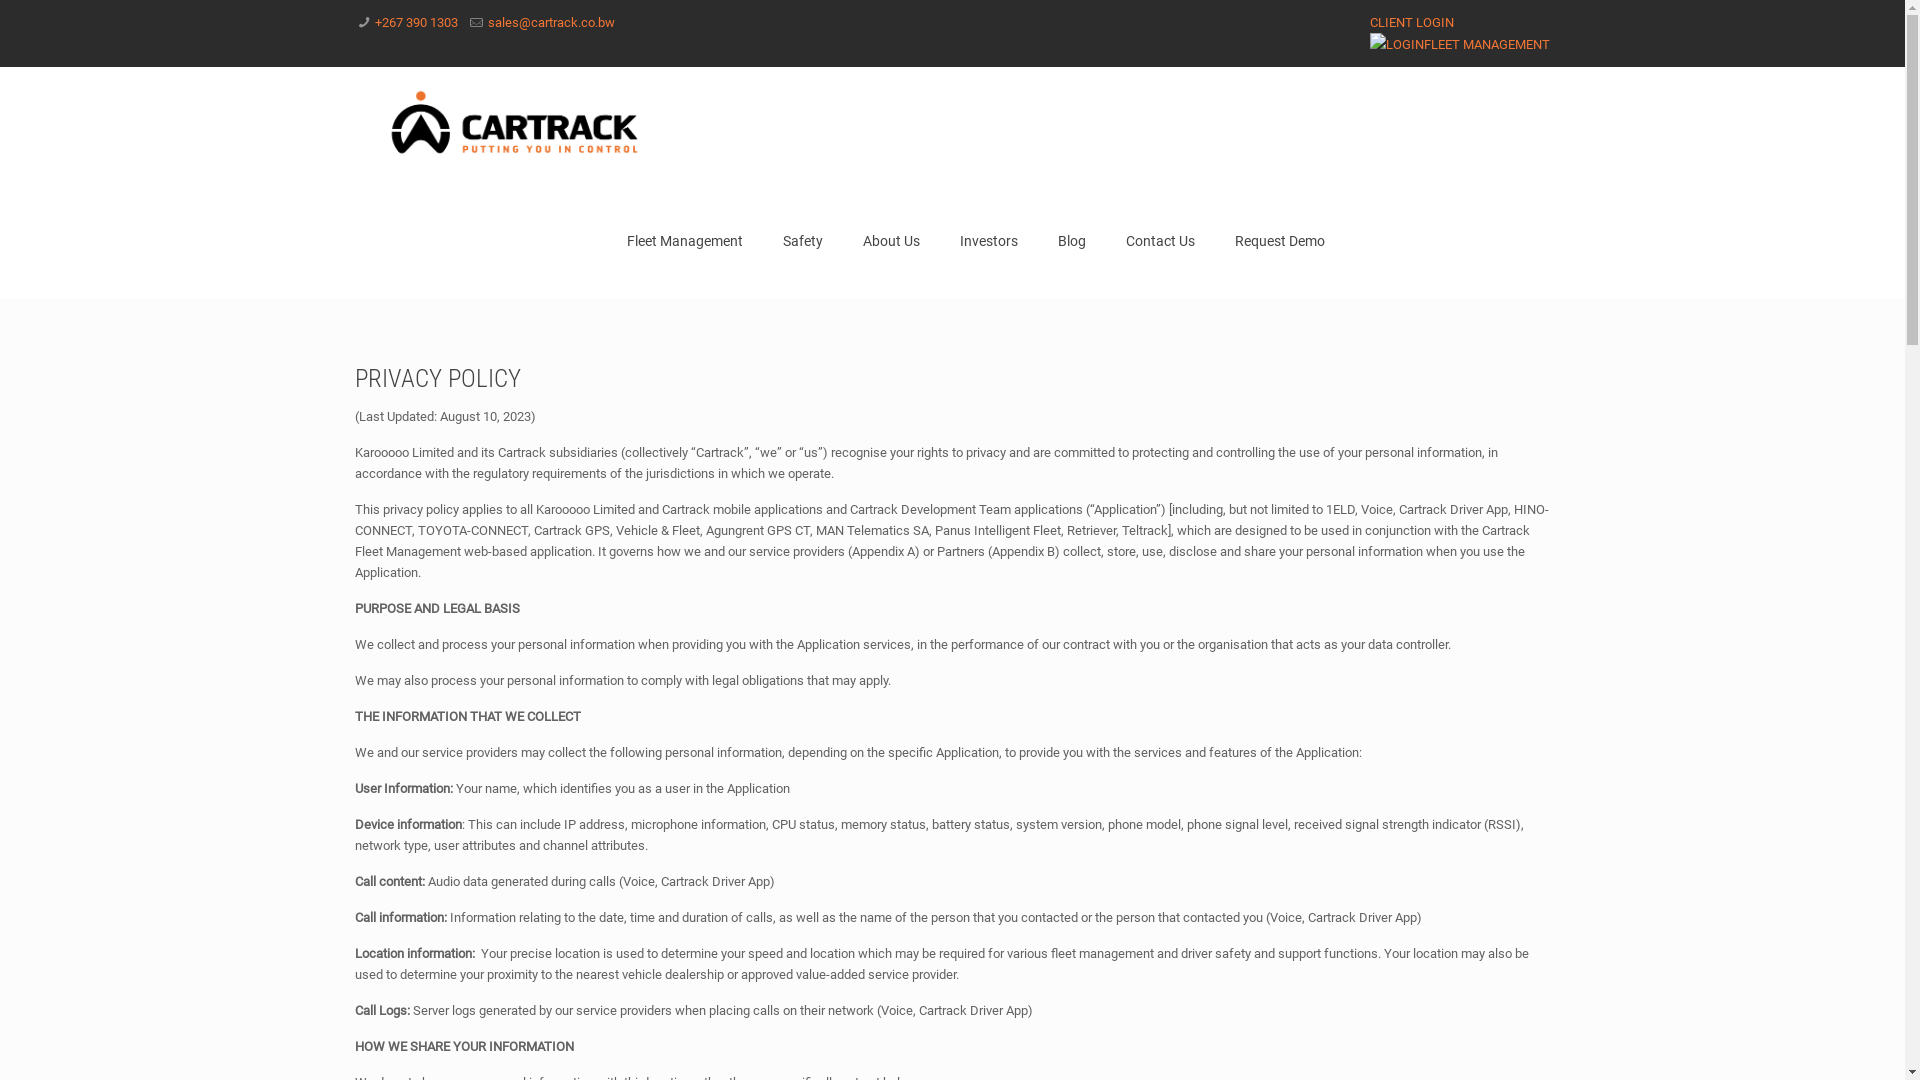 The image size is (1920, 1080). Describe the element at coordinates (802, 239) in the screenshot. I see `'Safety'` at that location.